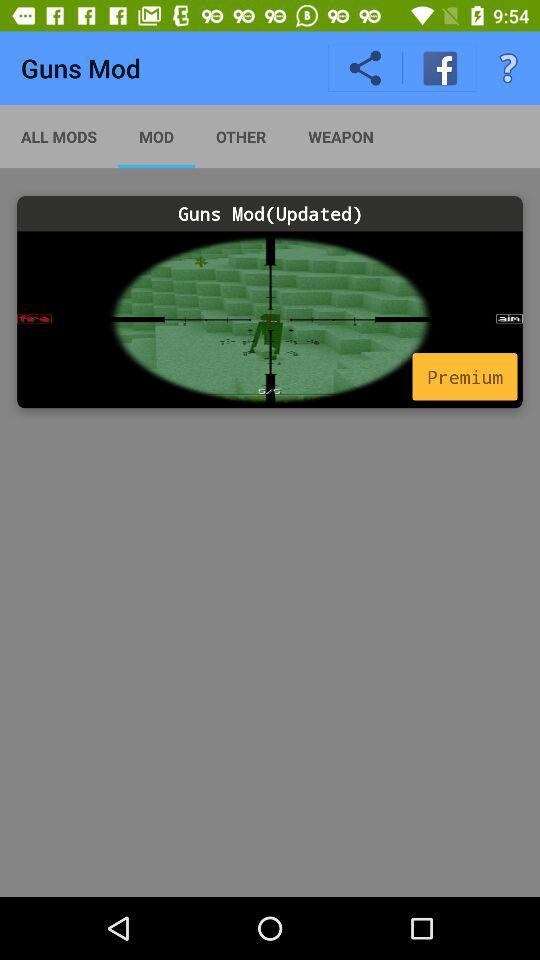 The width and height of the screenshot is (540, 960). I want to click on the all mods item, so click(59, 135).